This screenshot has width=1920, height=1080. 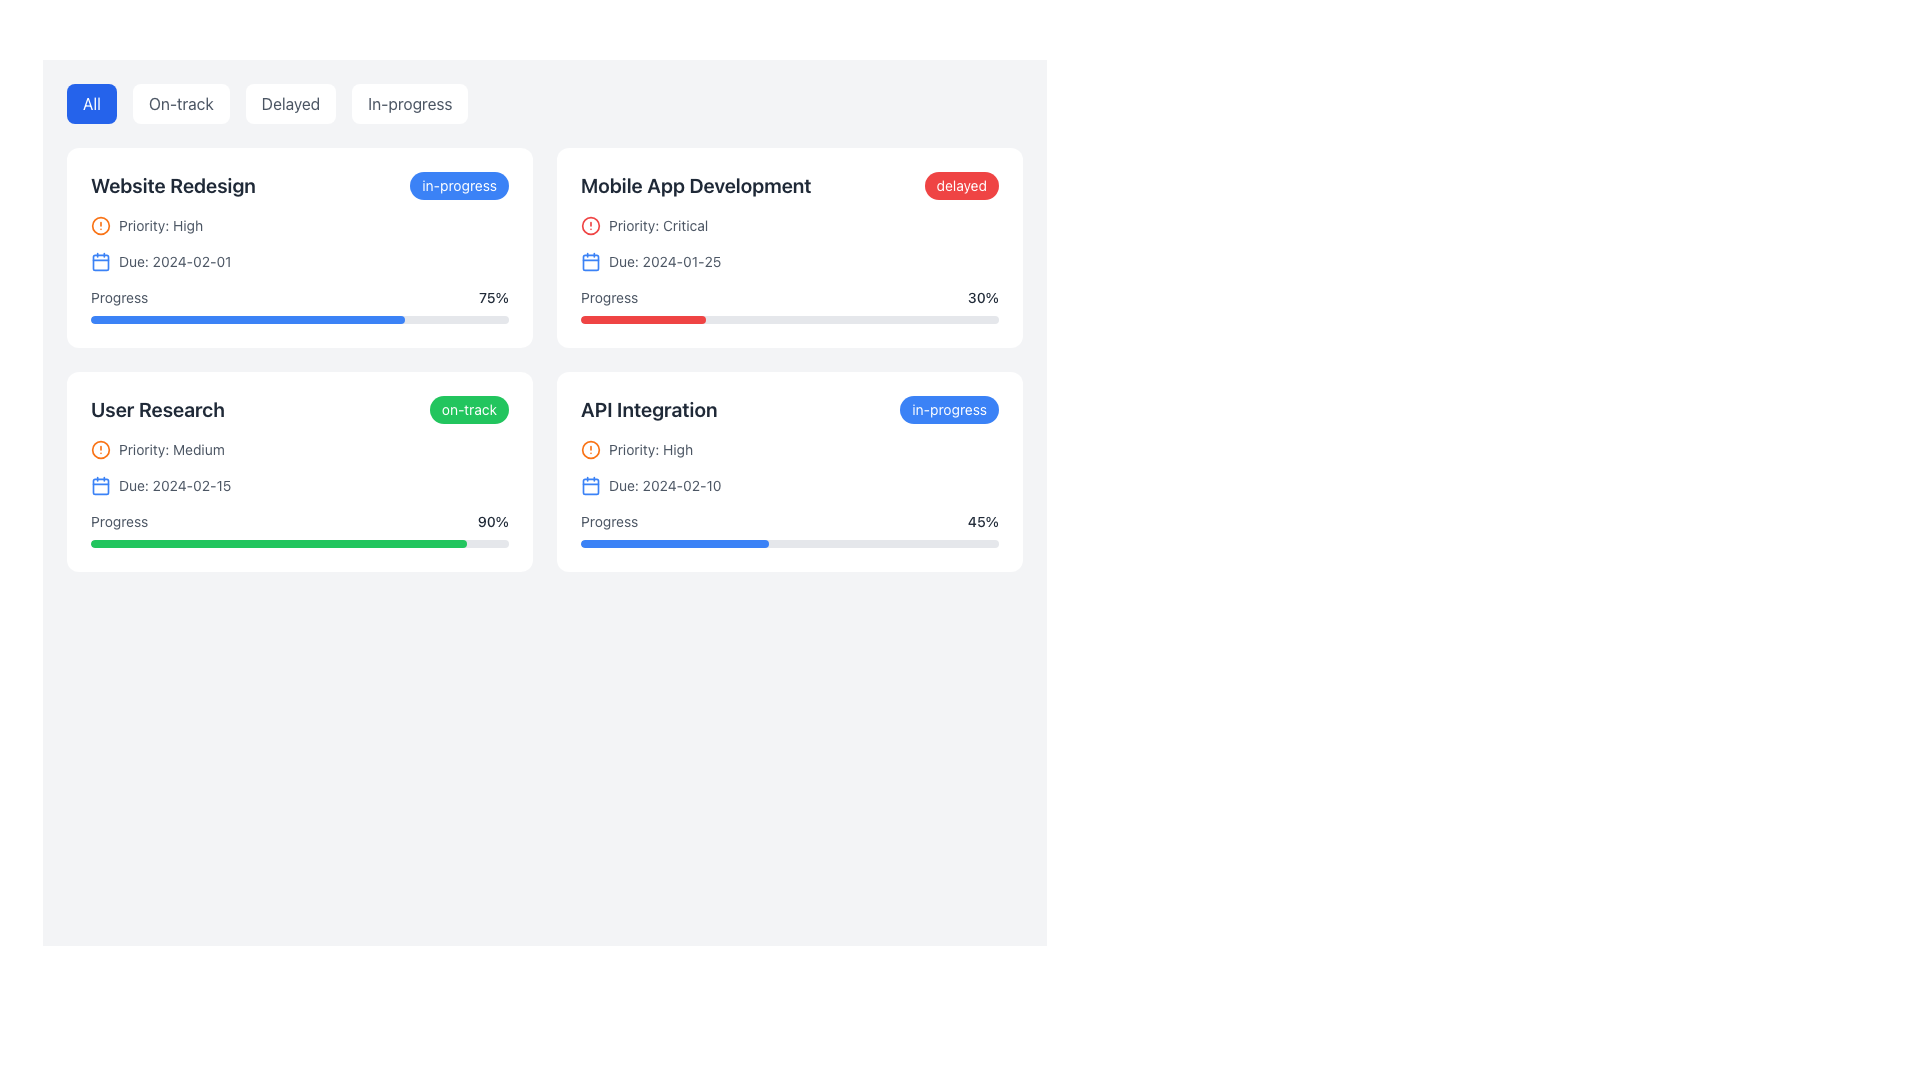 I want to click on the 'User Research' task title and its current status 'on-track' displayed in the top-left area of the second card in the grid layout, so click(x=298, y=408).